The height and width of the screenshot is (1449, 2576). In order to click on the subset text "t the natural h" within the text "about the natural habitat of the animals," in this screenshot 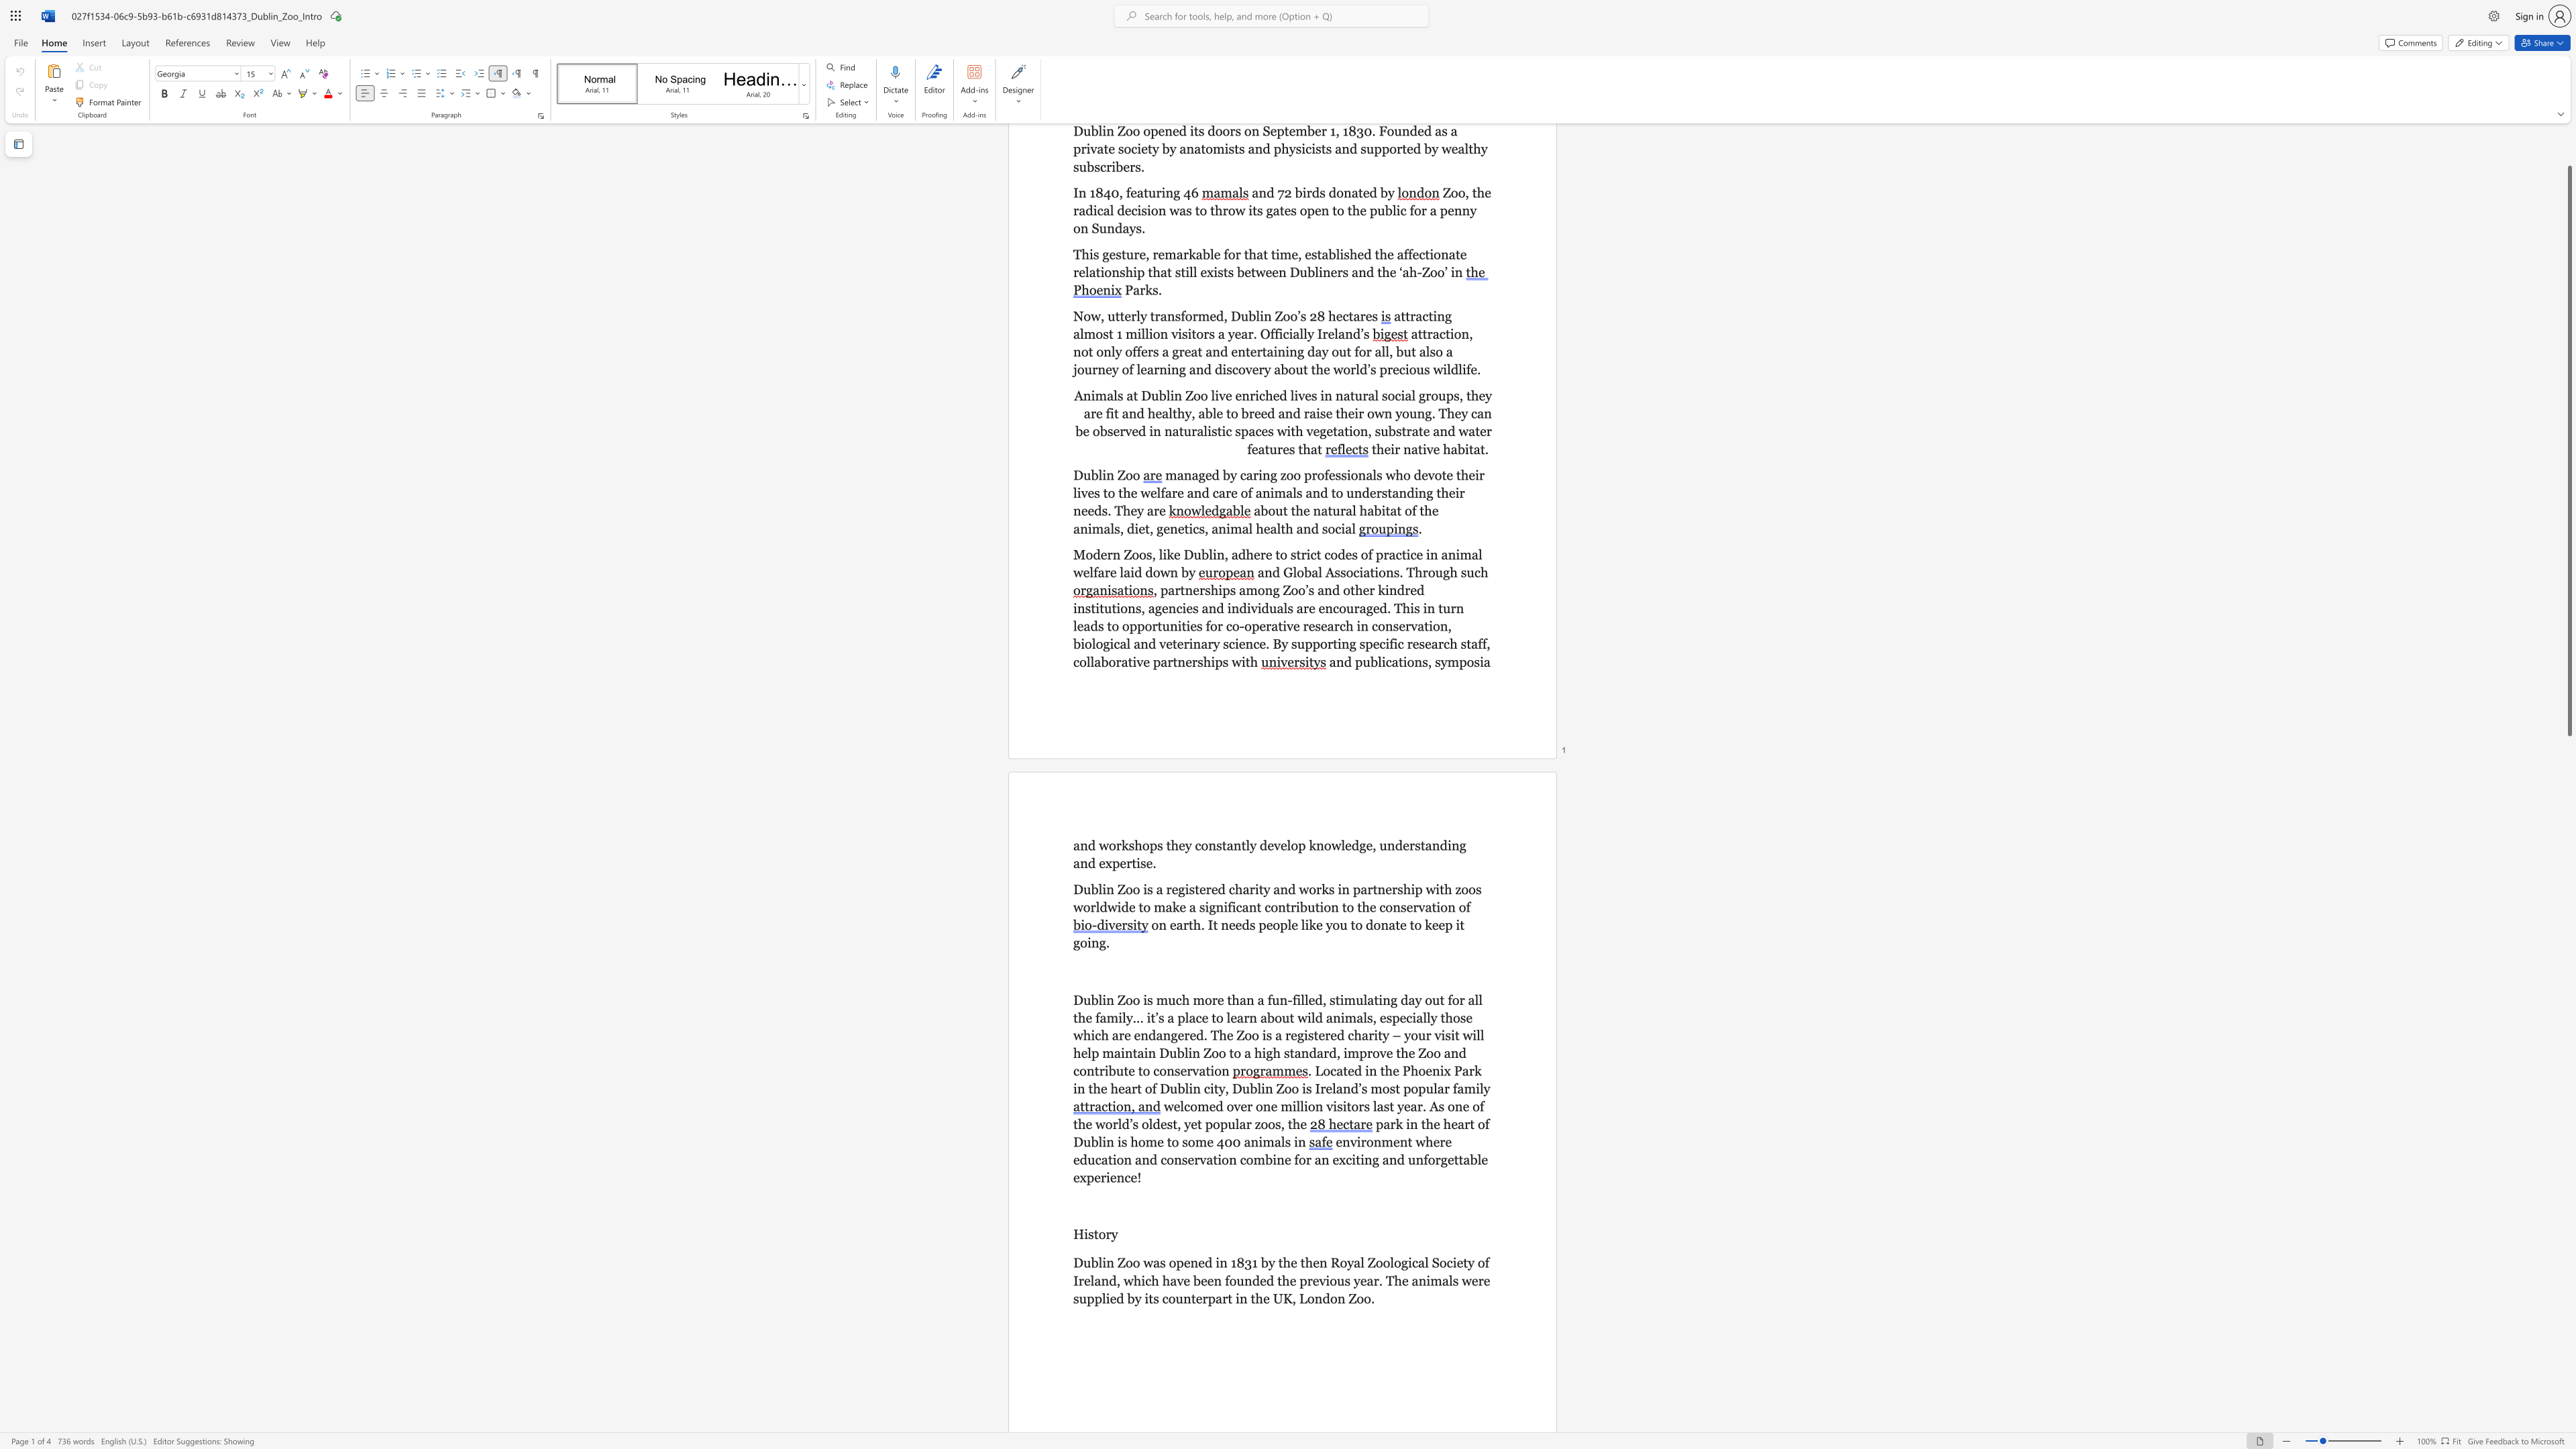, I will do `click(1281, 509)`.